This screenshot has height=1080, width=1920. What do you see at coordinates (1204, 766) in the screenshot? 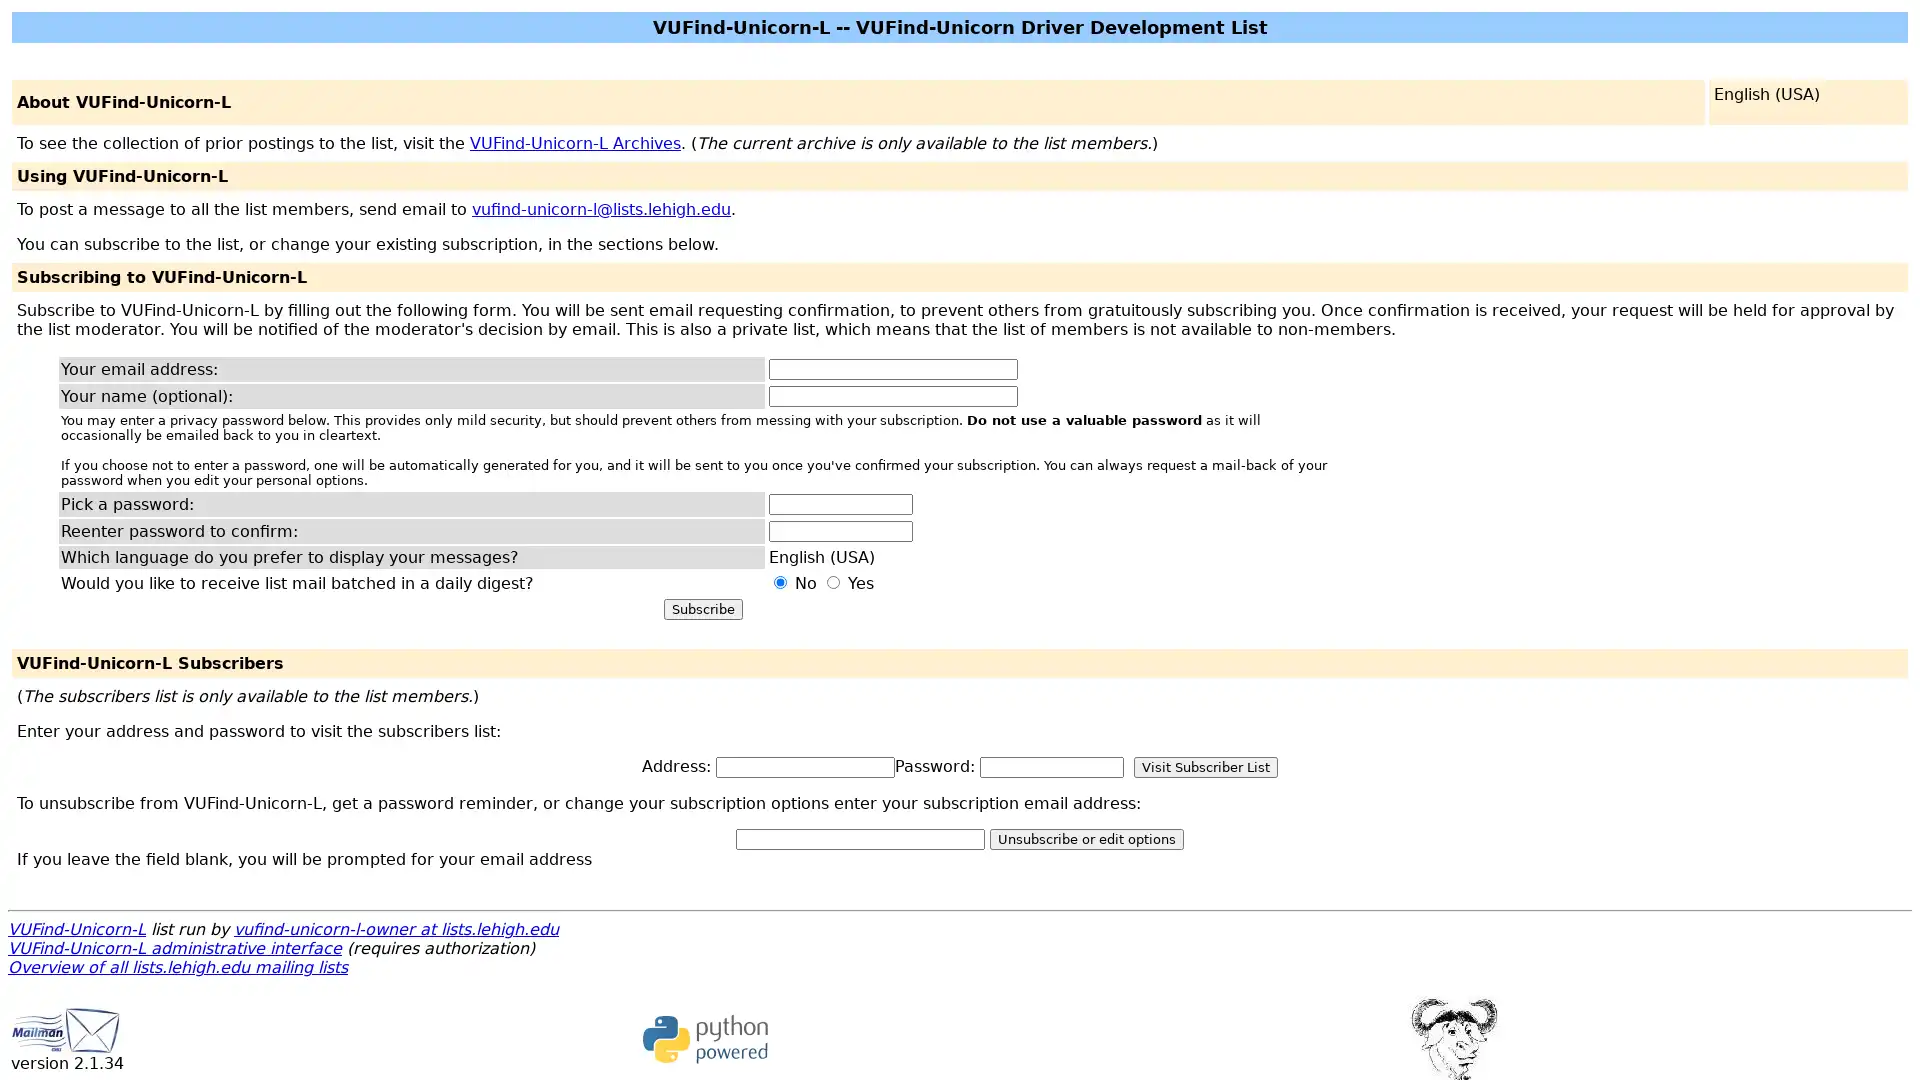
I see `Visit Subscriber List` at bounding box center [1204, 766].